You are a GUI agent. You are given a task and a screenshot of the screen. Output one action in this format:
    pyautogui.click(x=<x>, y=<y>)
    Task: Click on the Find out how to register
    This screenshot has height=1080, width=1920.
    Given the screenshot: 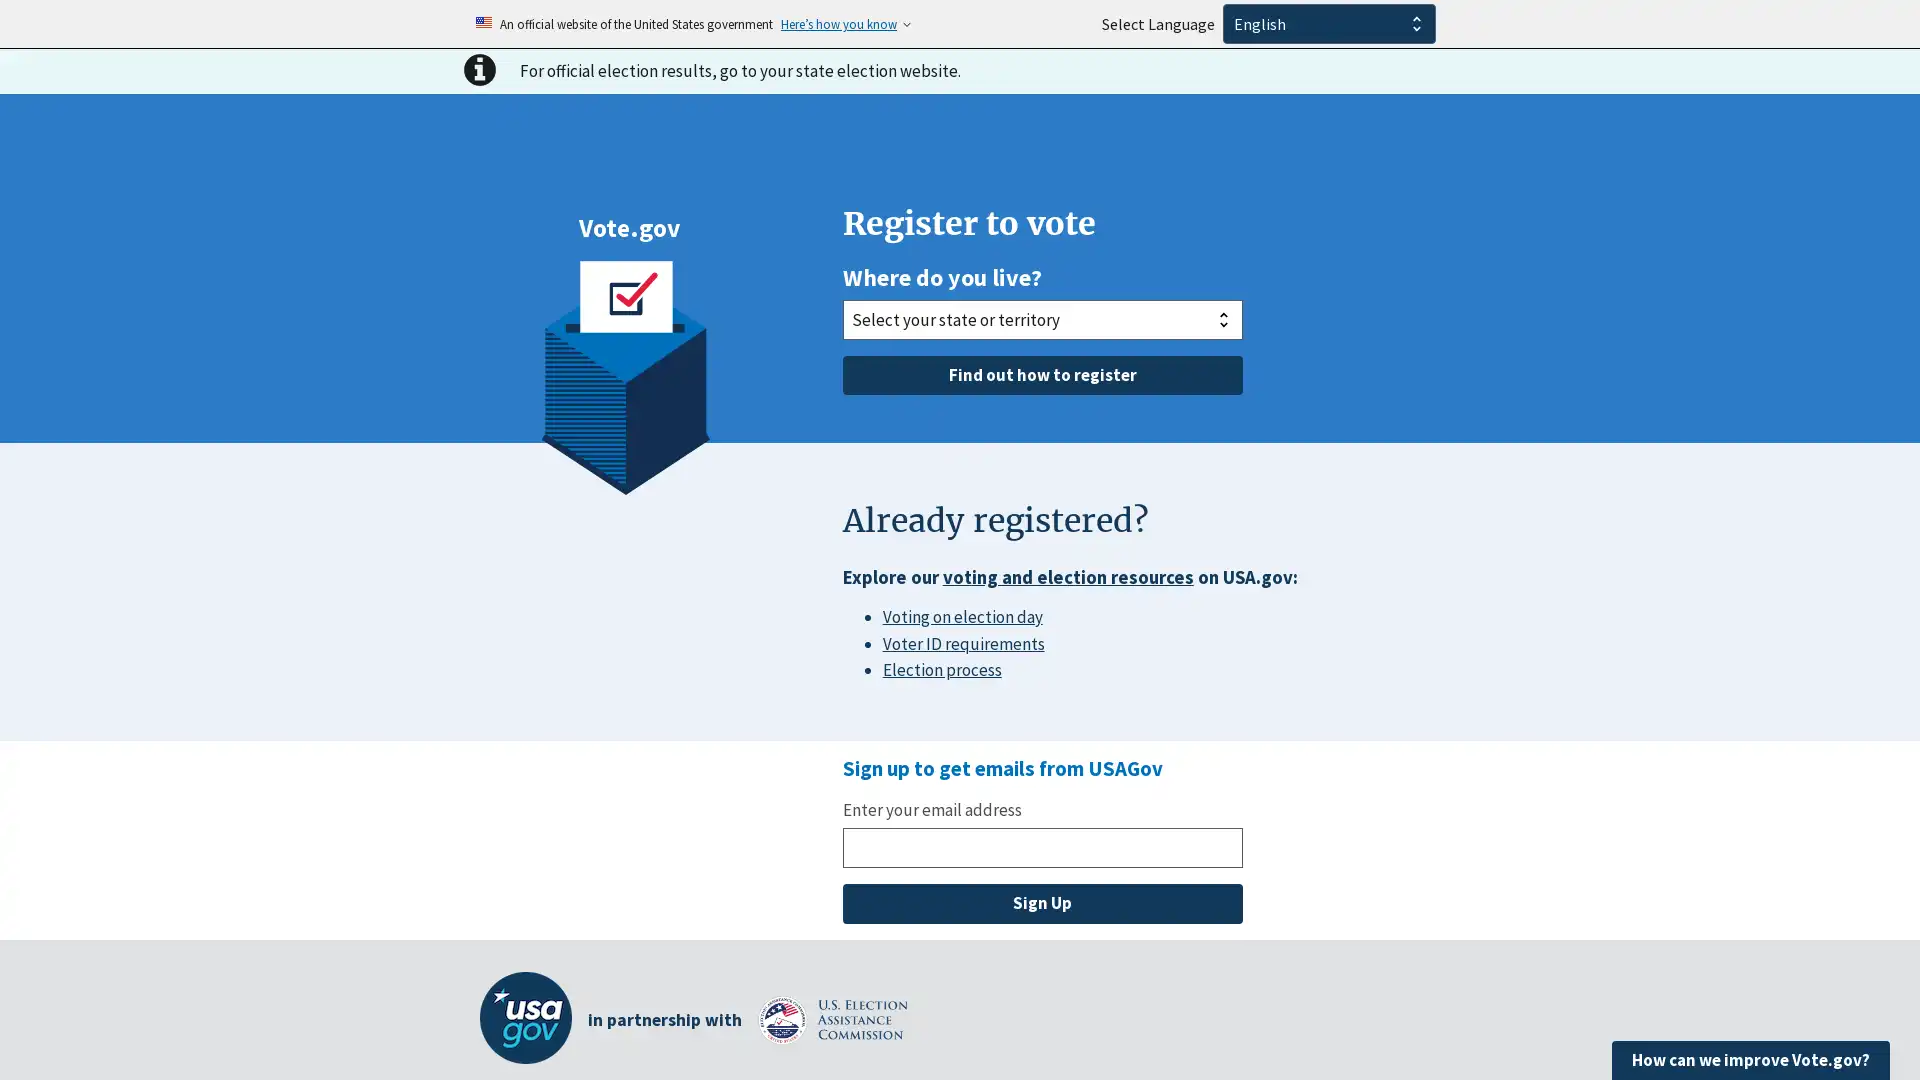 What is the action you would take?
    pyautogui.click(x=1040, y=374)
    